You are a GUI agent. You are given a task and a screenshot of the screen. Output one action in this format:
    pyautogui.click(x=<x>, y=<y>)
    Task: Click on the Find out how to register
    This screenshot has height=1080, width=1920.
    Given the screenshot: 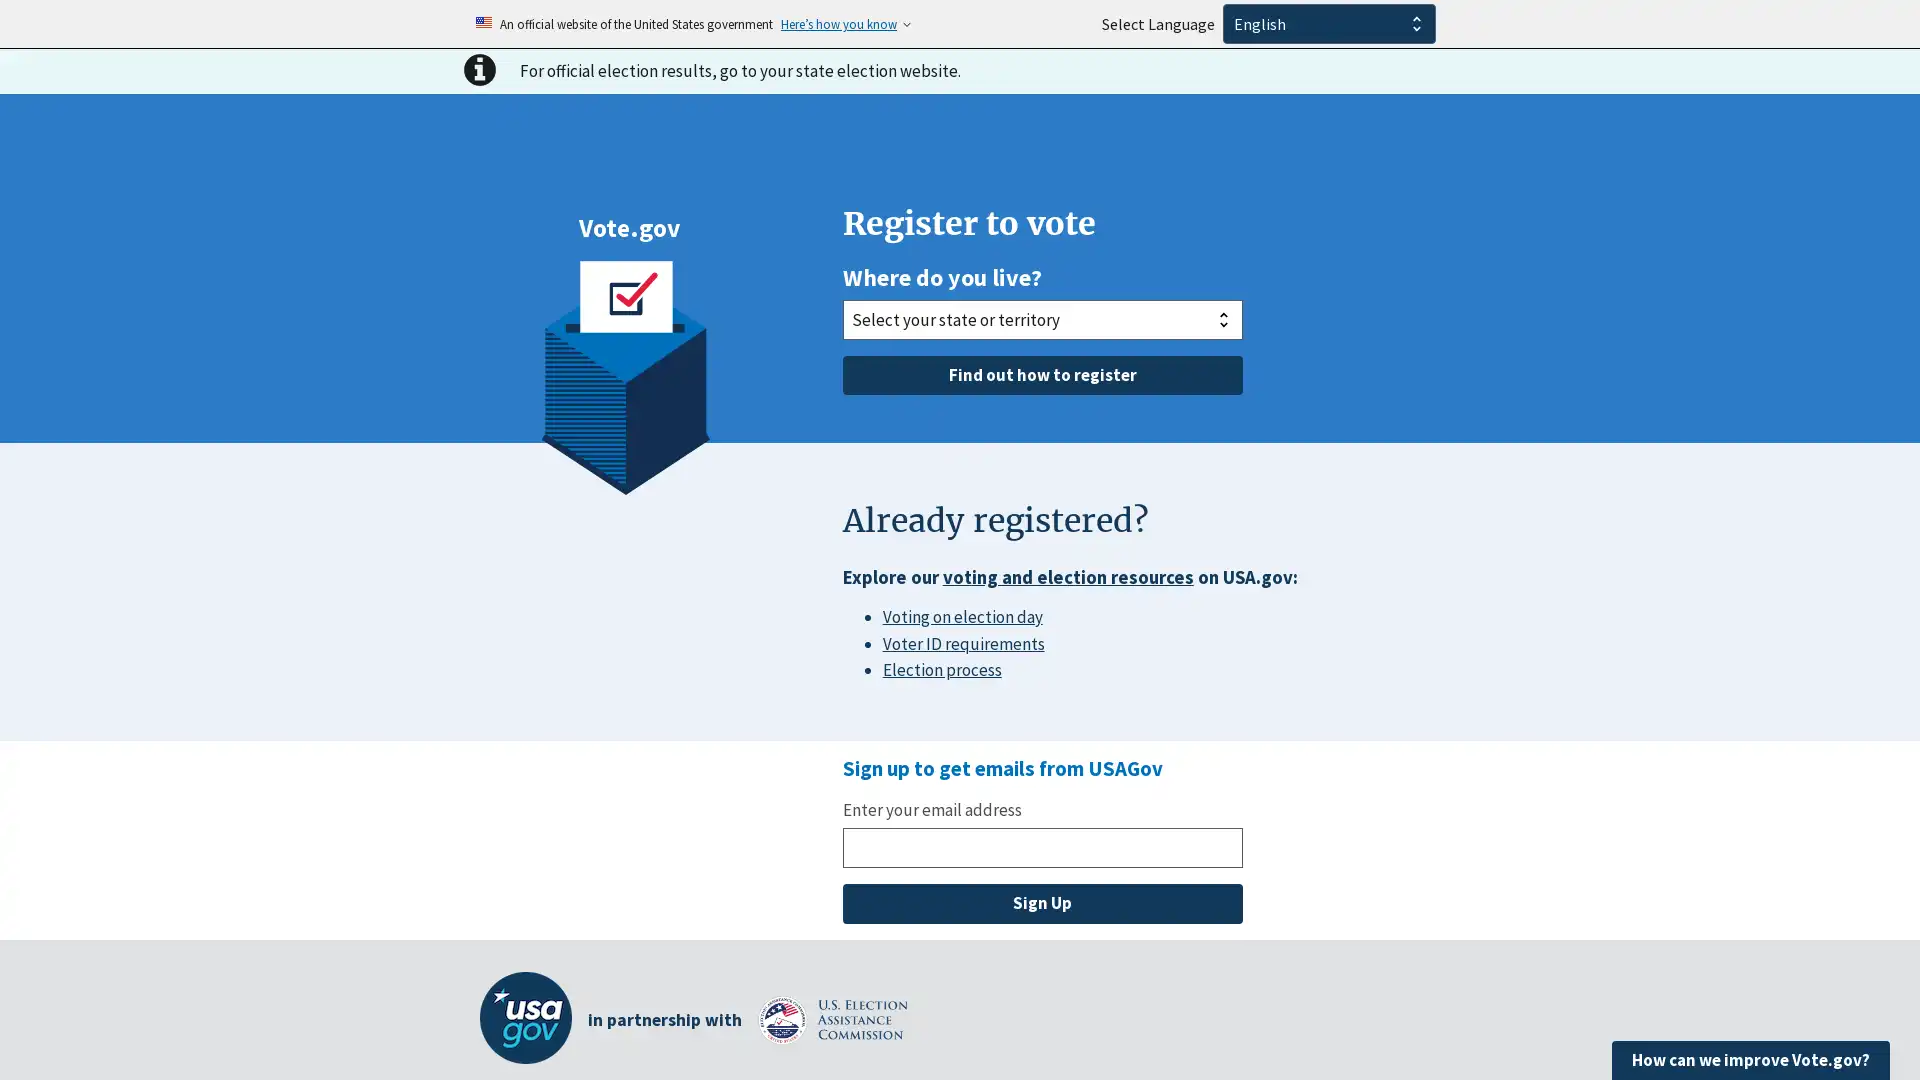 What is the action you would take?
    pyautogui.click(x=1040, y=374)
    